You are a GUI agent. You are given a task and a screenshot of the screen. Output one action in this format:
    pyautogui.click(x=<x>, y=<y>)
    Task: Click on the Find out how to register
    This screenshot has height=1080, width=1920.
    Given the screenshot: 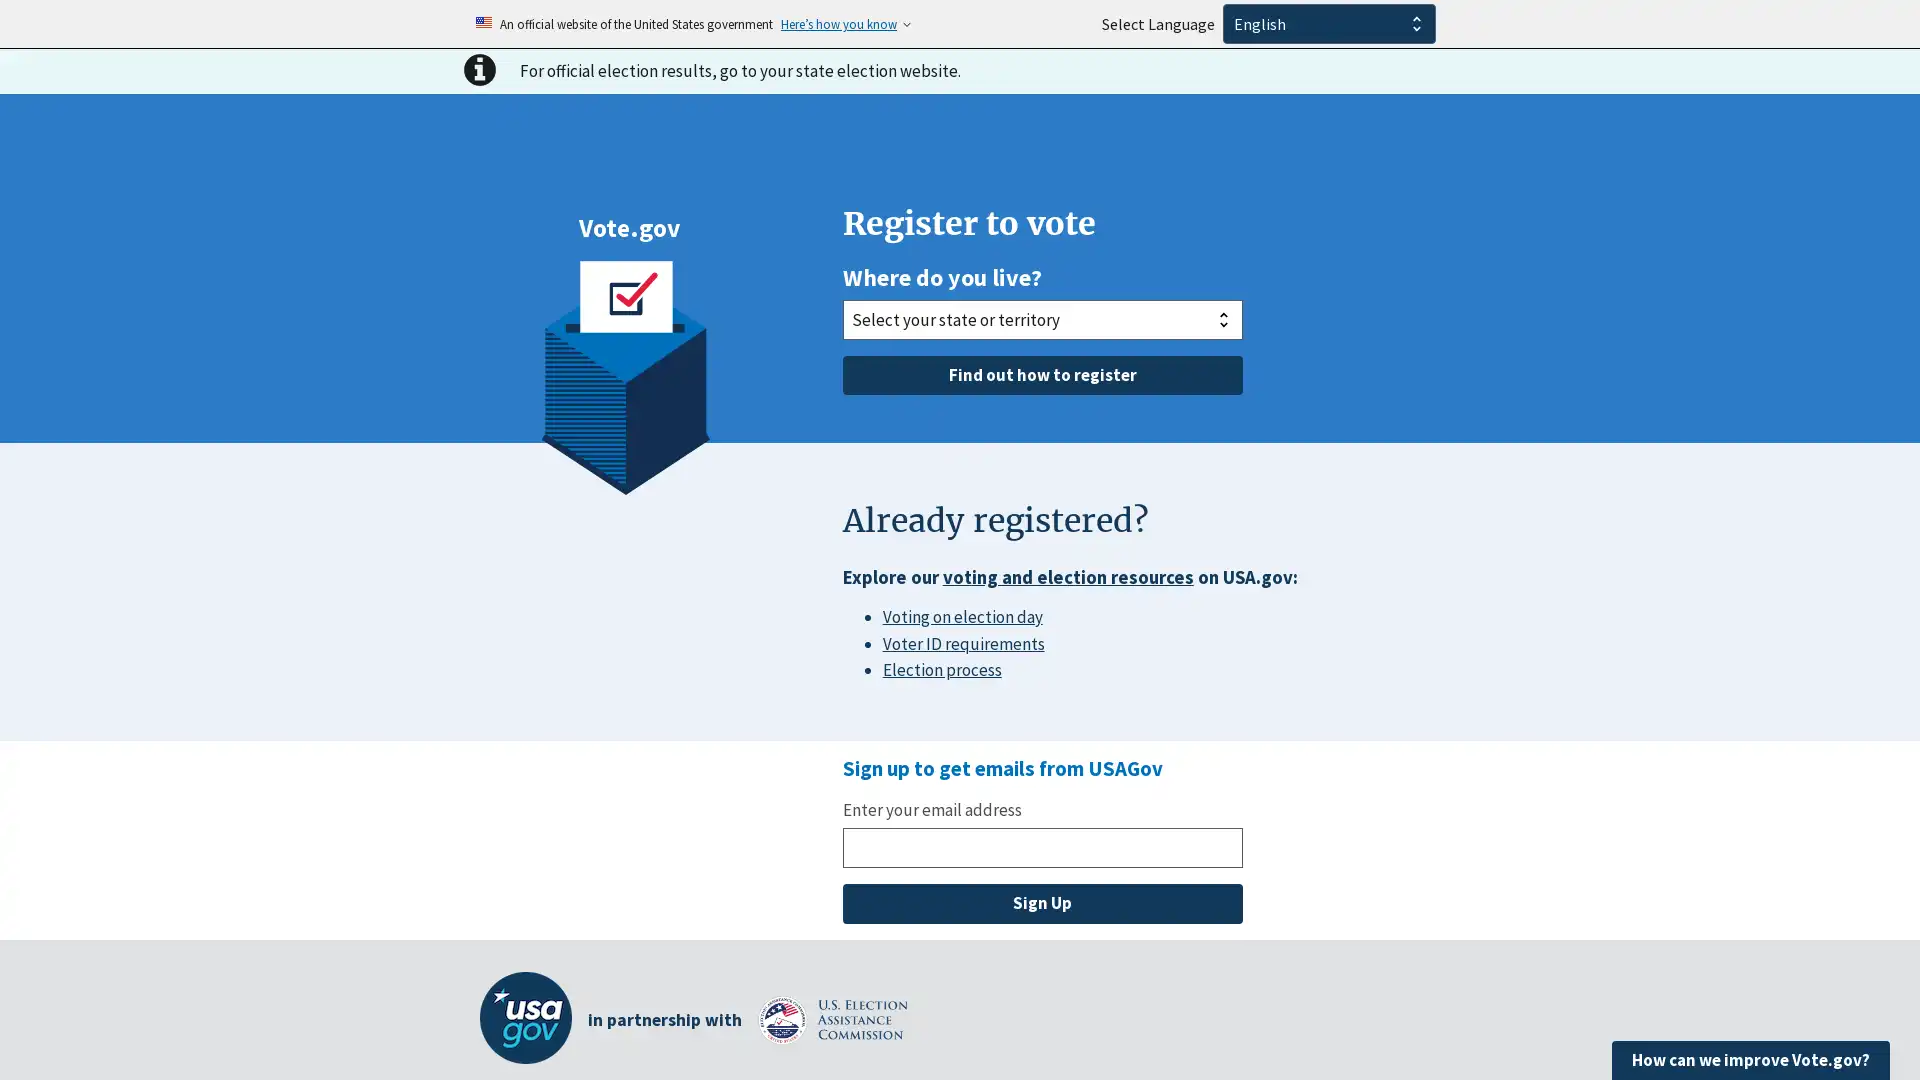 What is the action you would take?
    pyautogui.click(x=1040, y=374)
    